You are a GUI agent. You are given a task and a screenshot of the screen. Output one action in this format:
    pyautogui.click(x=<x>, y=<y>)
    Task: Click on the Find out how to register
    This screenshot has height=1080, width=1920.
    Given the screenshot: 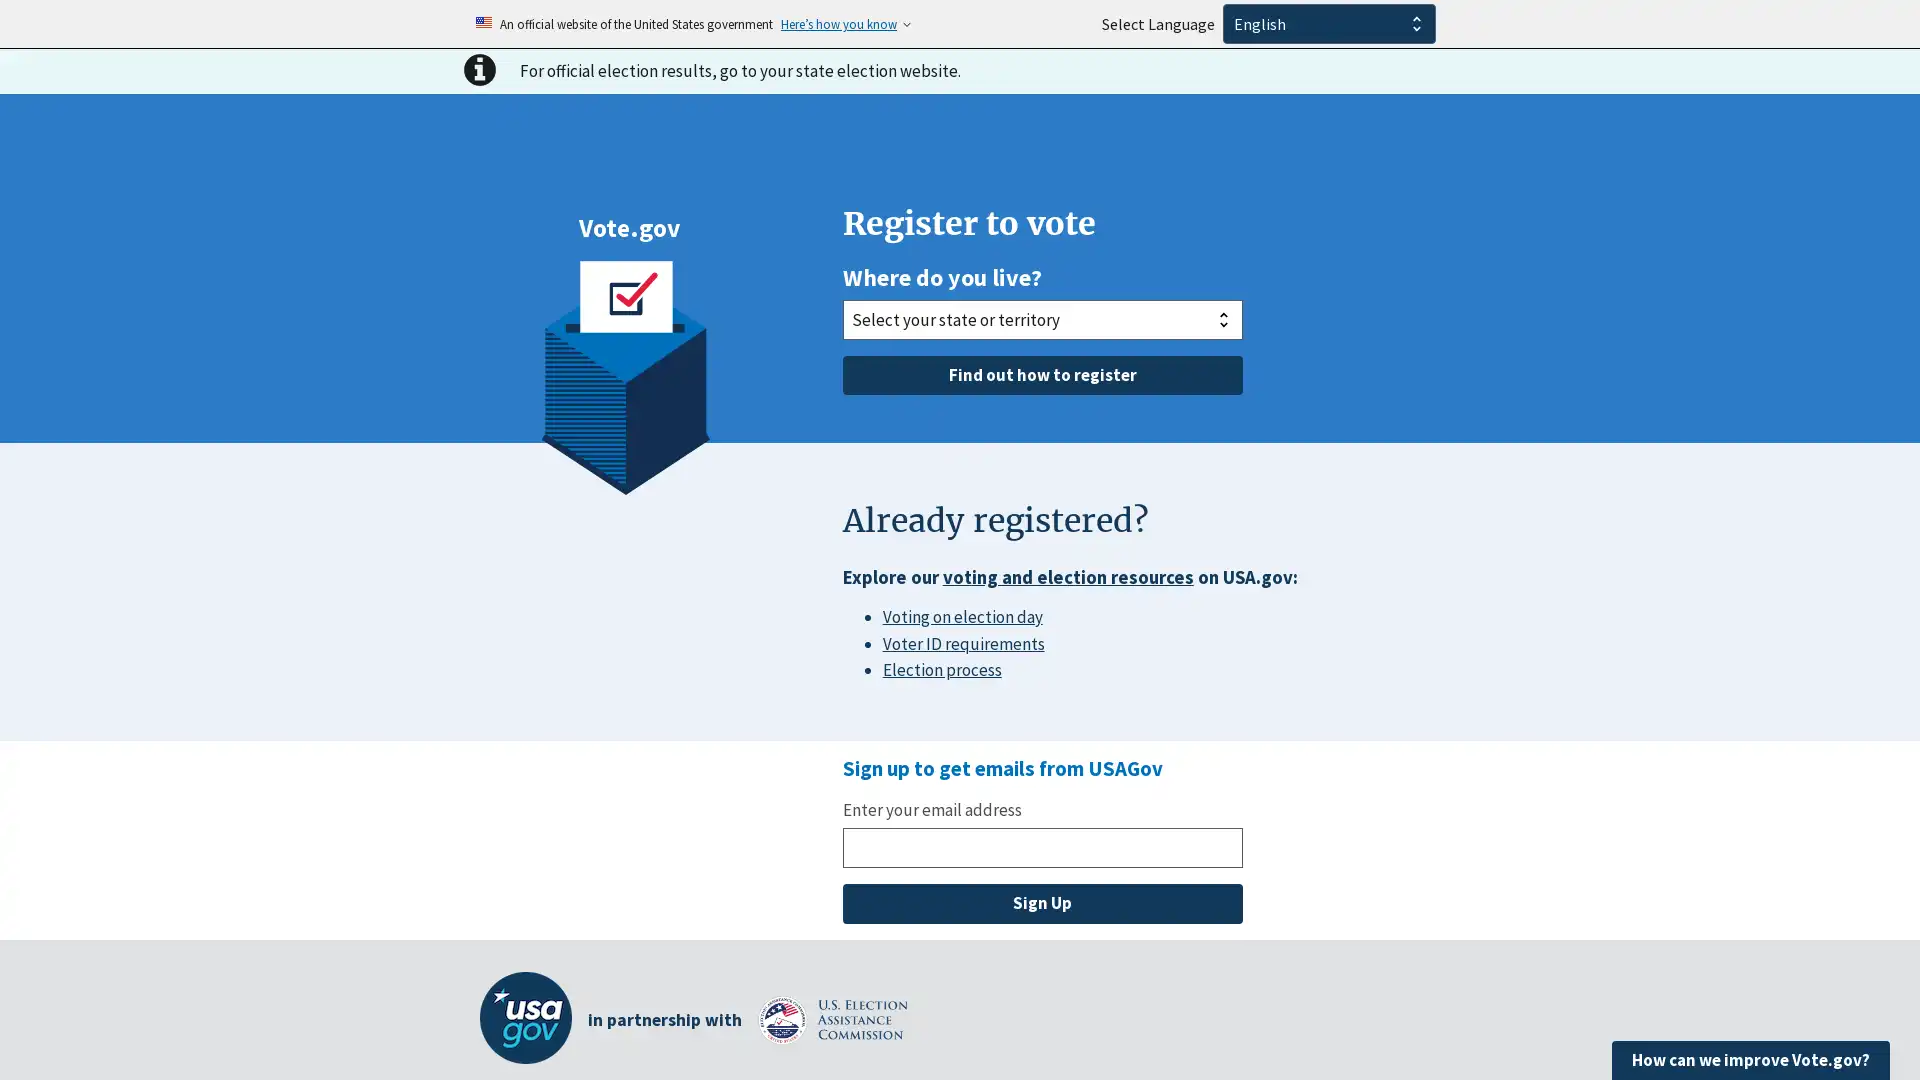 What is the action you would take?
    pyautogui.click(x=1040, y=374)
    